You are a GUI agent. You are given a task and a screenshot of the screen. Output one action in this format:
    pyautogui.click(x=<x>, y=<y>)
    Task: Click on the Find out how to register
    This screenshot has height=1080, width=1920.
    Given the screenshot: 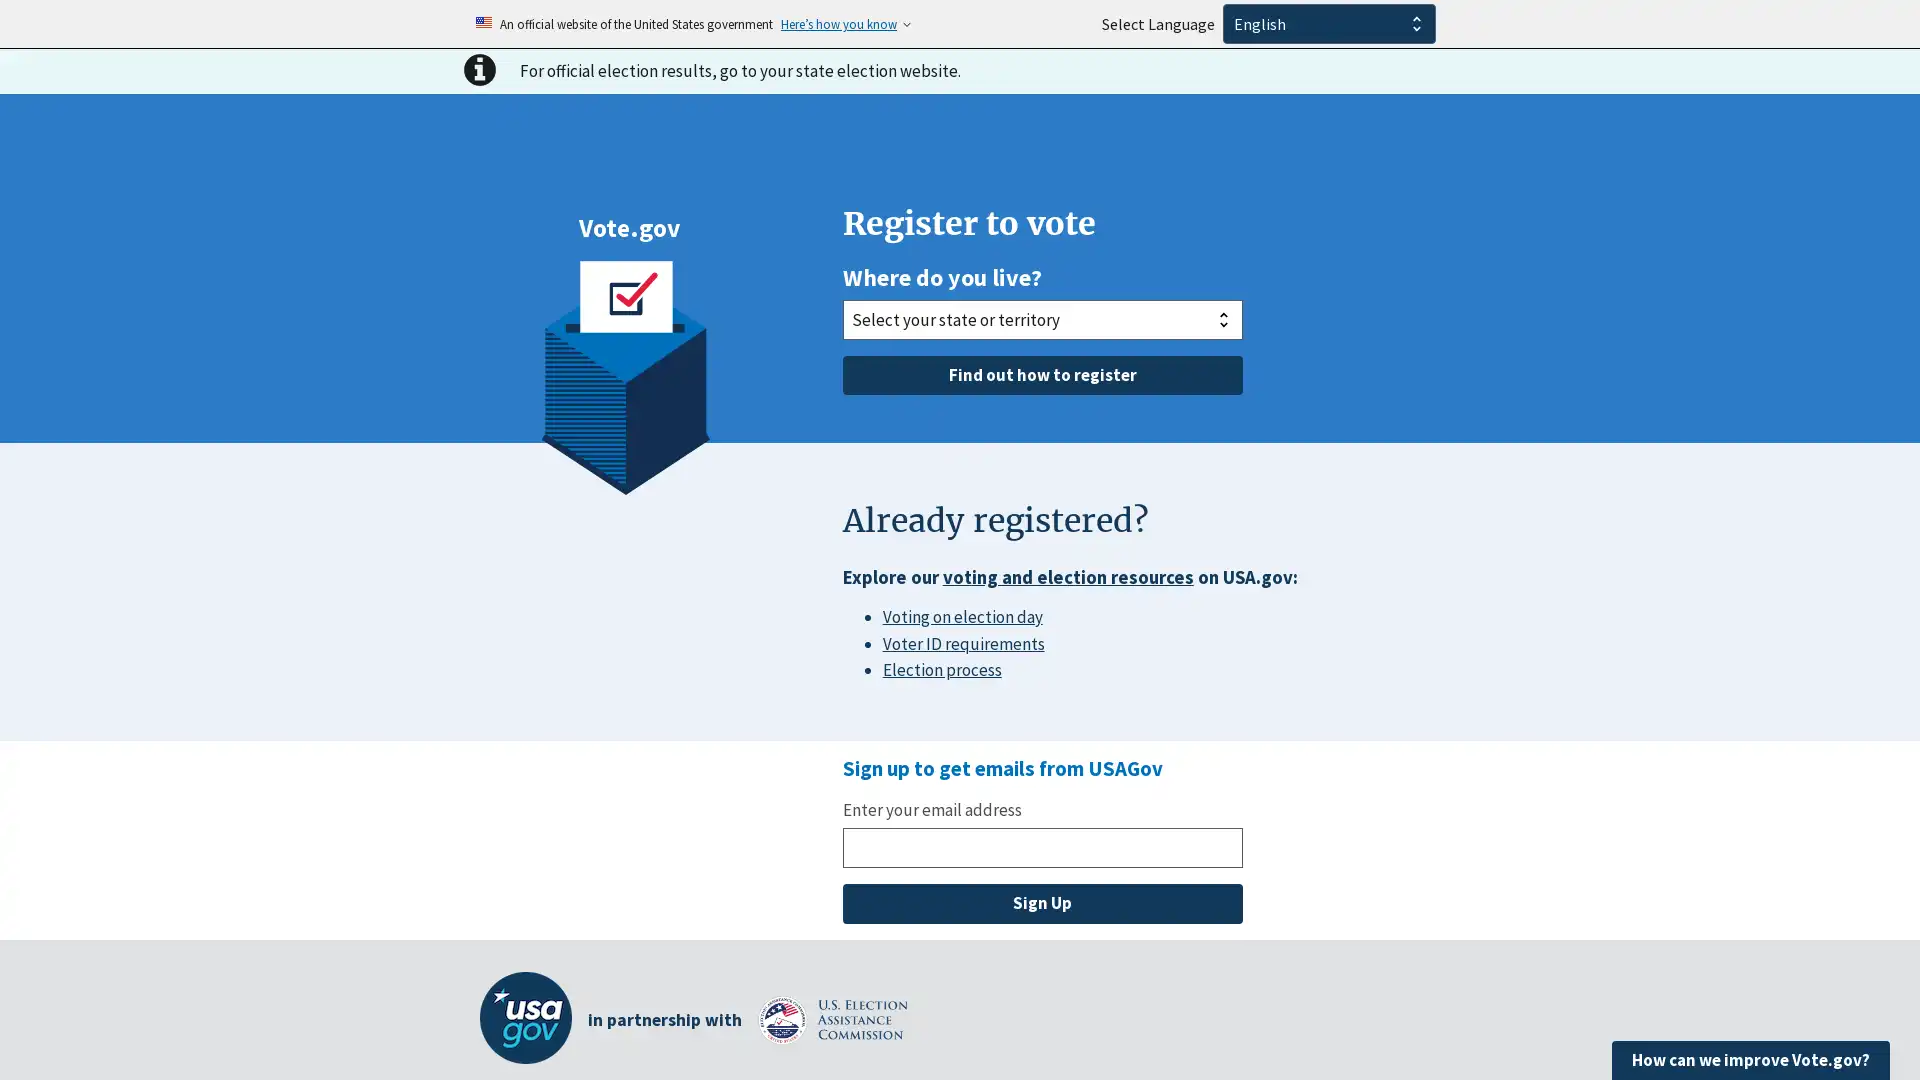 What is the action you would take?
    pyautogui.click(x=1040, y=374)
    